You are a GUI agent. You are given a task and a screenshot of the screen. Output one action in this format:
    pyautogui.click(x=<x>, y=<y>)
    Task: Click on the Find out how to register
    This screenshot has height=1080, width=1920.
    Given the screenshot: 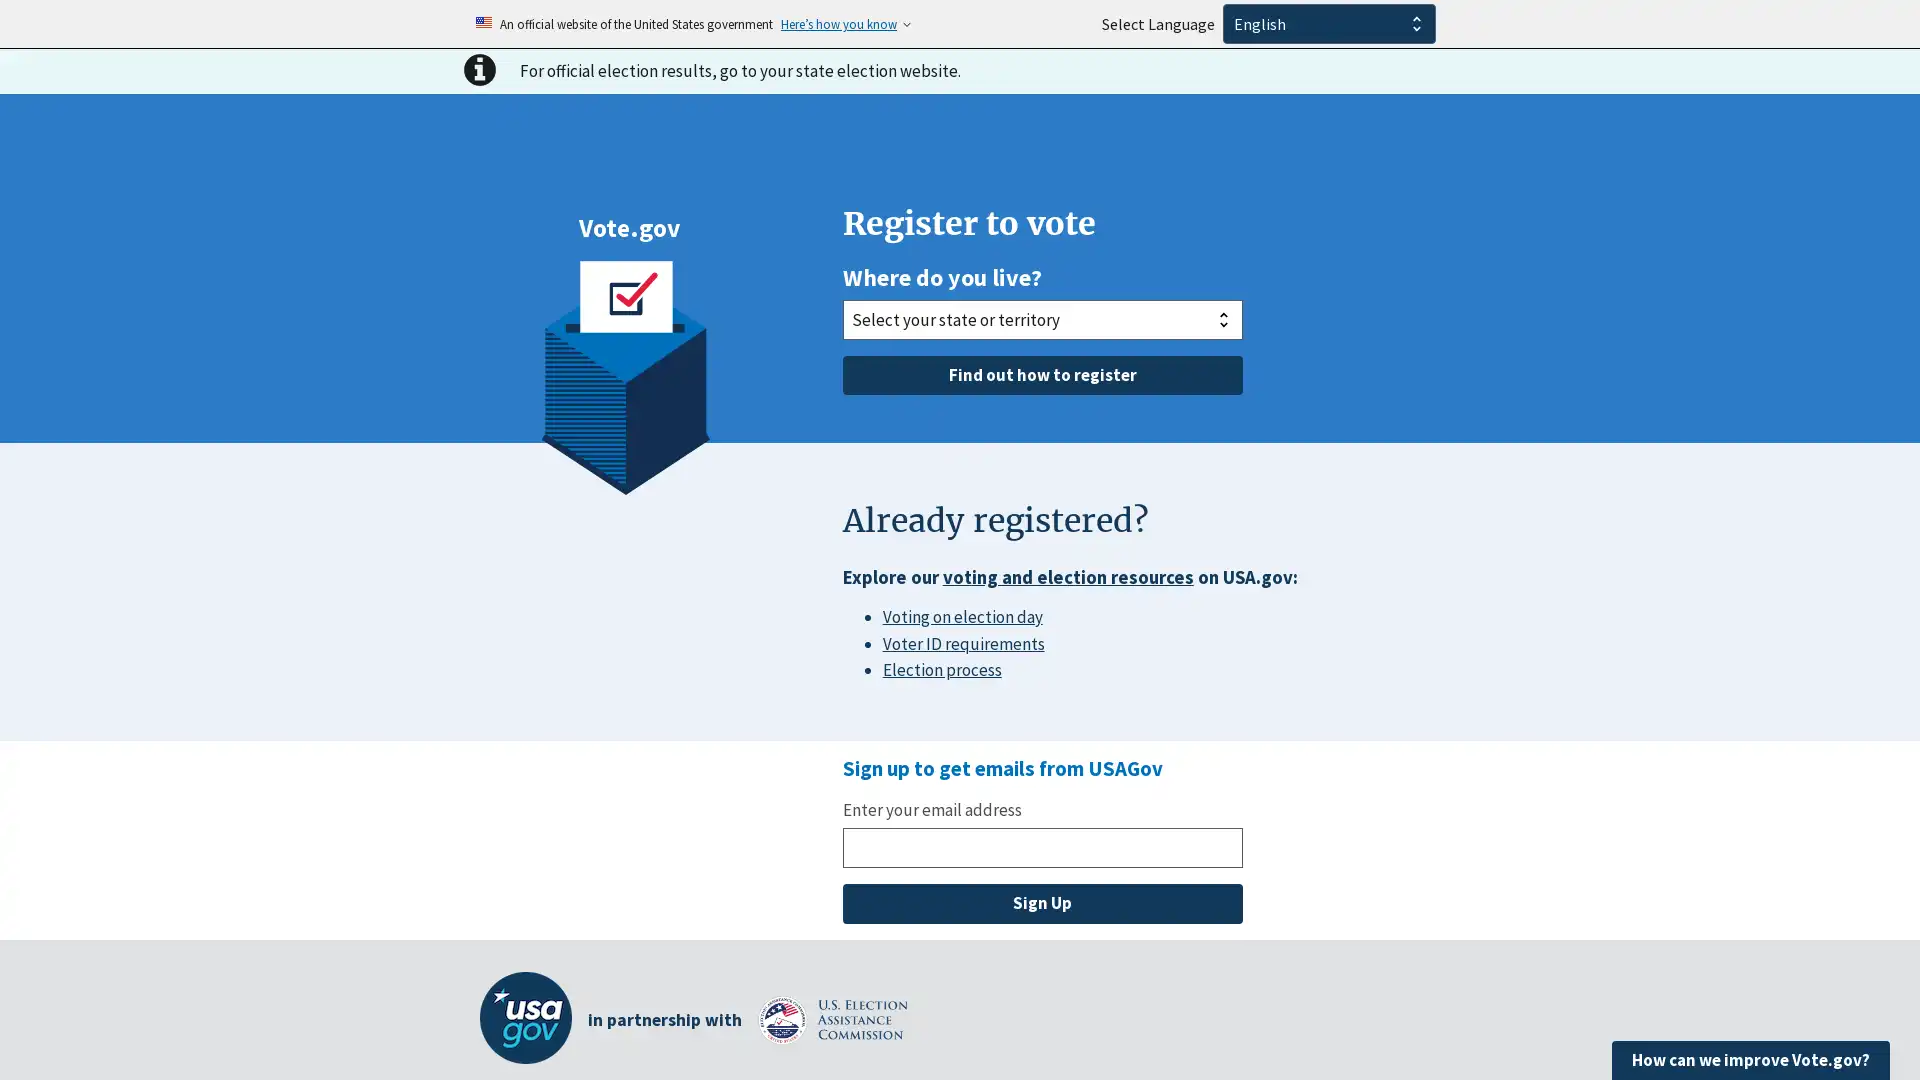 What is the action you would take?
    pyautogui.click(x=1040, y=374)
    